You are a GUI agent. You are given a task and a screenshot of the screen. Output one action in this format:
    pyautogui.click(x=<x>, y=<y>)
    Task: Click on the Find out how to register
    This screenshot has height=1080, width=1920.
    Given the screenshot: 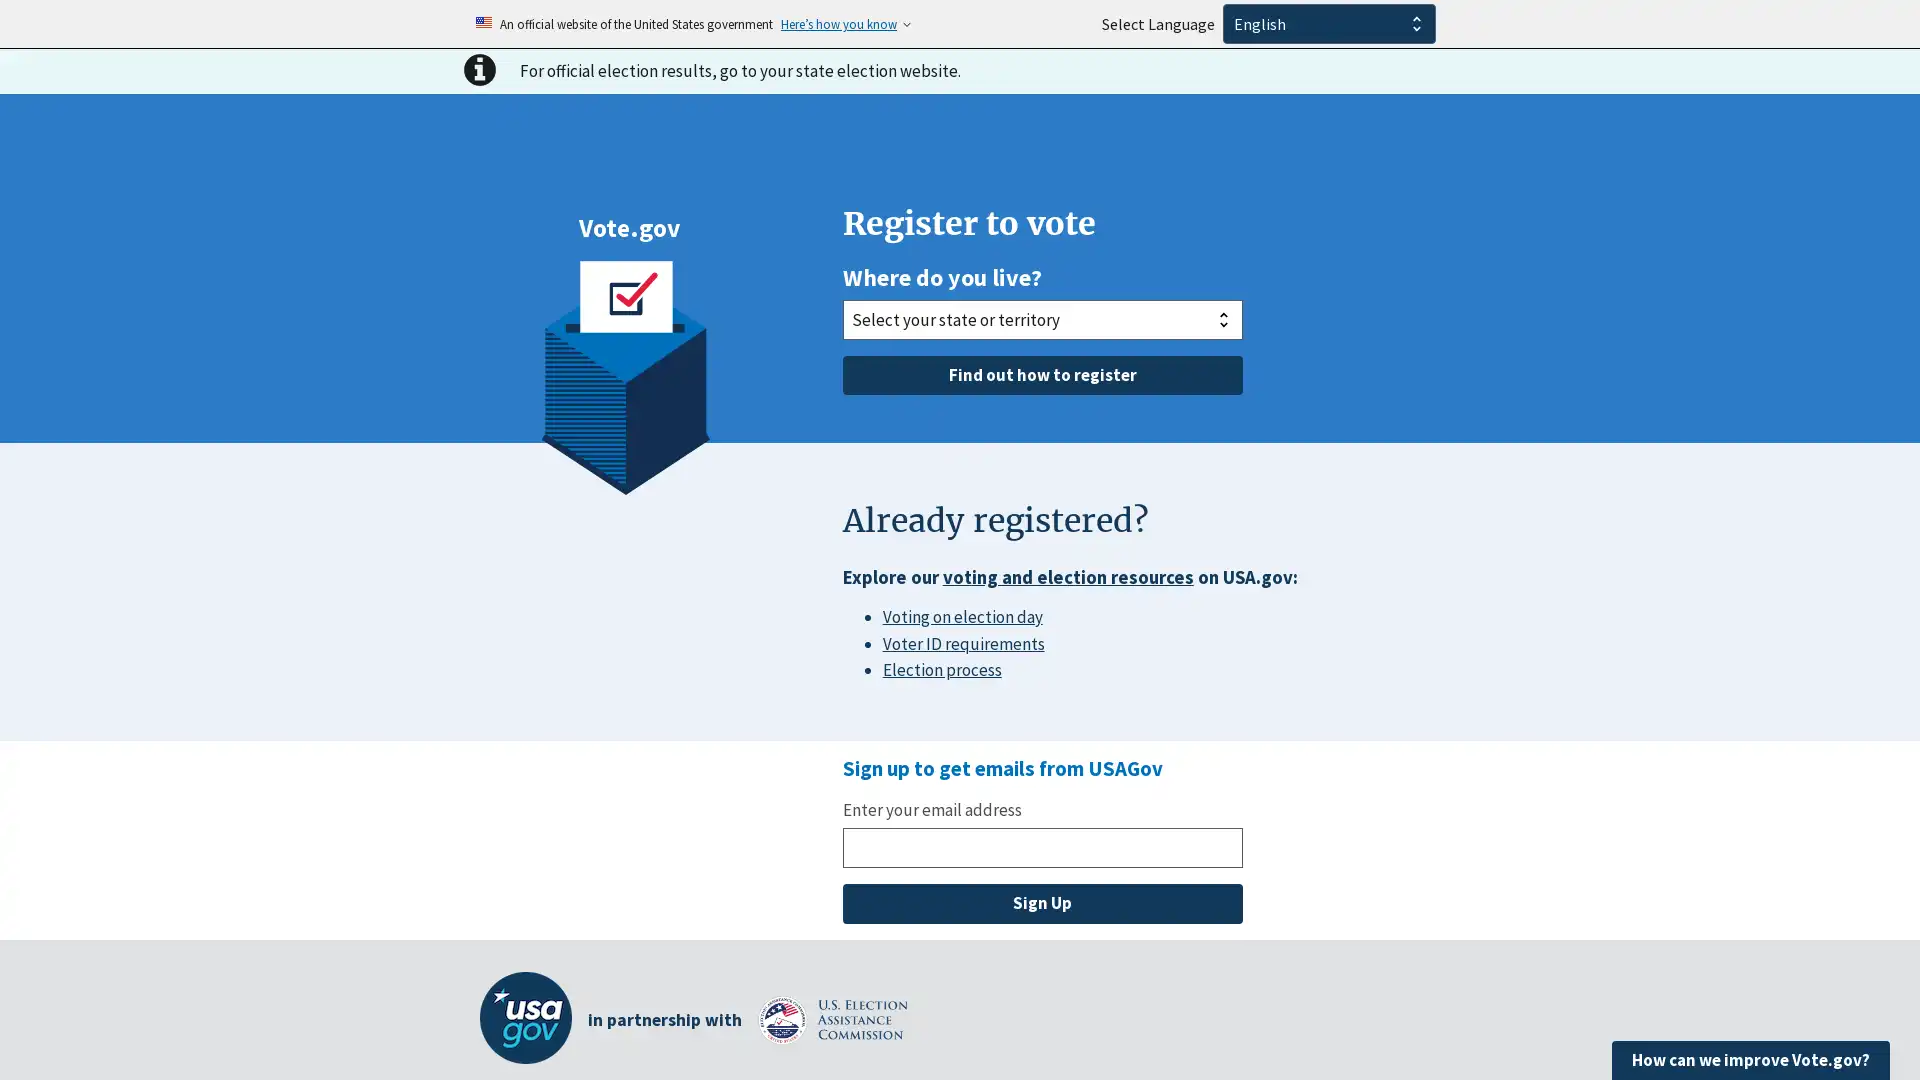 What is the action you would take?
    pyautogui.click(x=1040, y=374)
    